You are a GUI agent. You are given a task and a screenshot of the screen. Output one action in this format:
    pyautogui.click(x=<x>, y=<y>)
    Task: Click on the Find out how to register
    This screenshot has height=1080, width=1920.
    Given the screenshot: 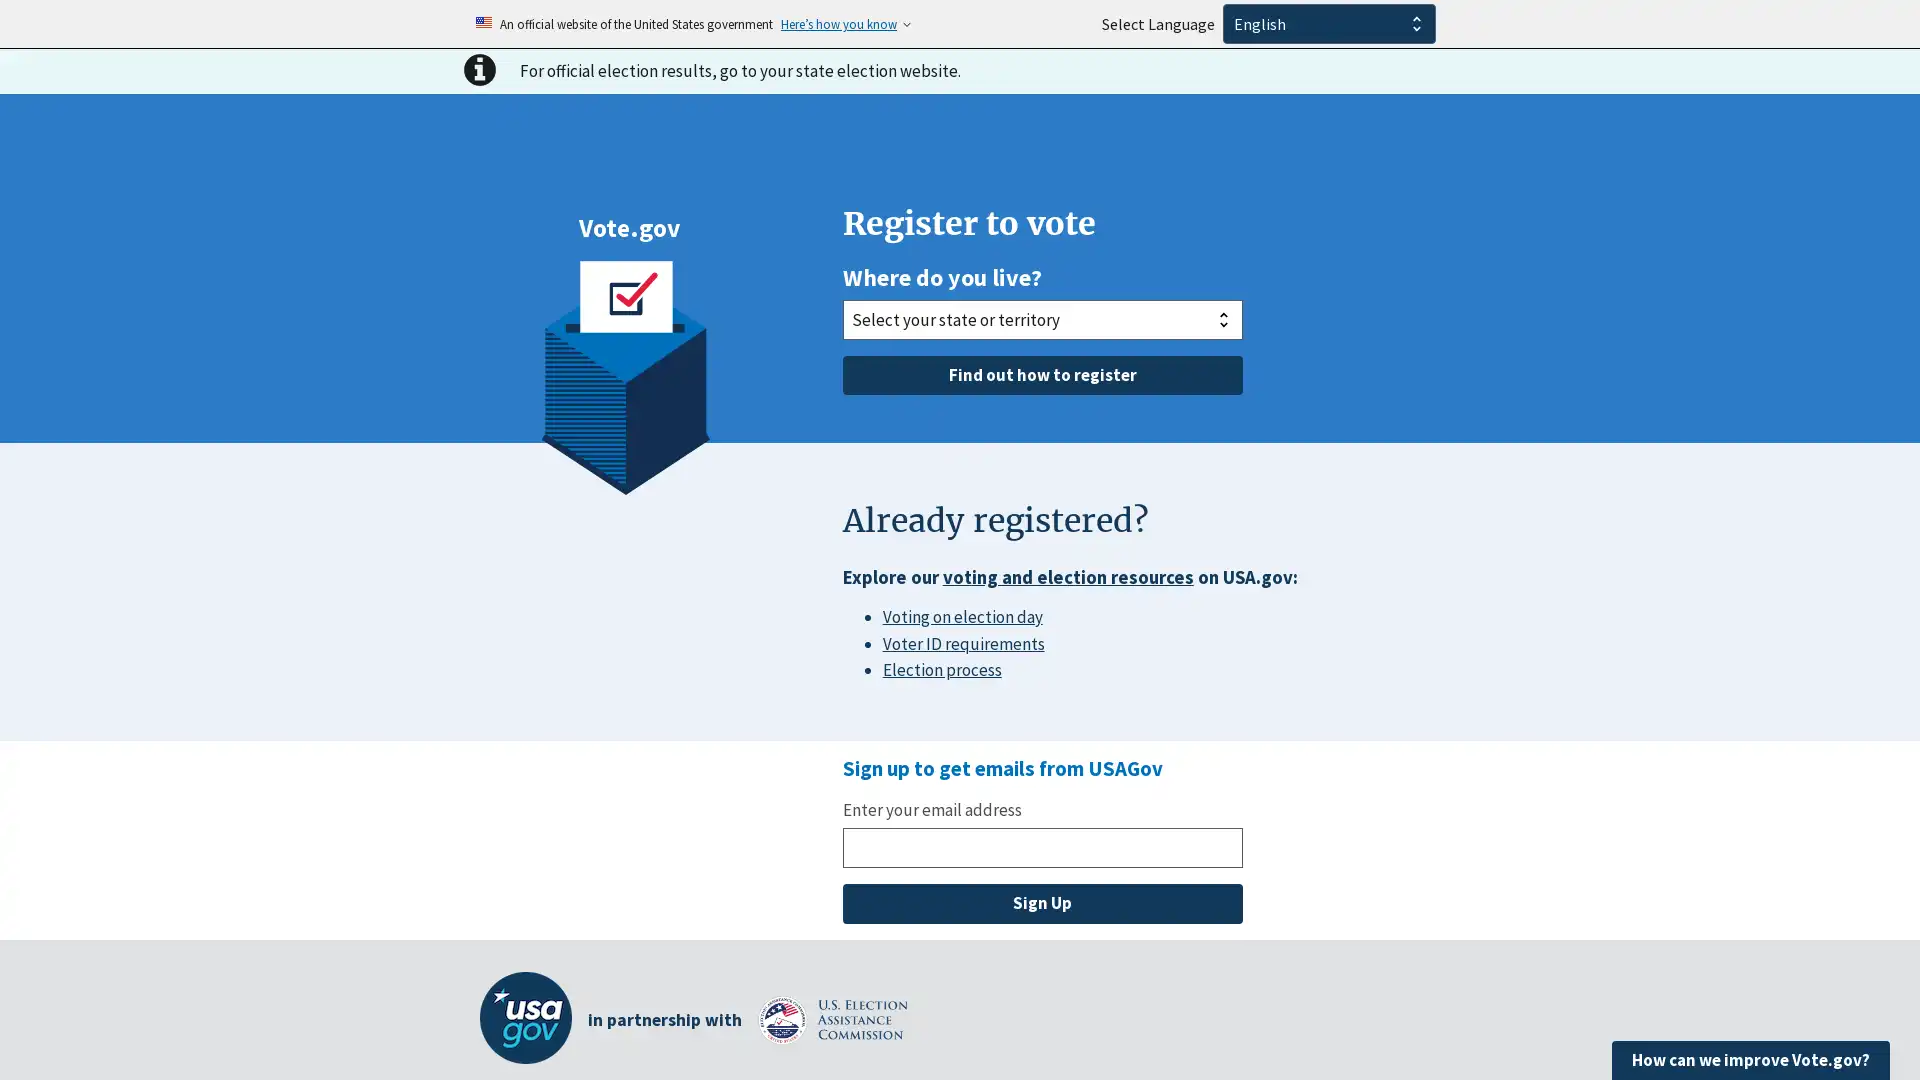 What is the action you would take?
    pyautogui.click(x=1040, y=374)
    